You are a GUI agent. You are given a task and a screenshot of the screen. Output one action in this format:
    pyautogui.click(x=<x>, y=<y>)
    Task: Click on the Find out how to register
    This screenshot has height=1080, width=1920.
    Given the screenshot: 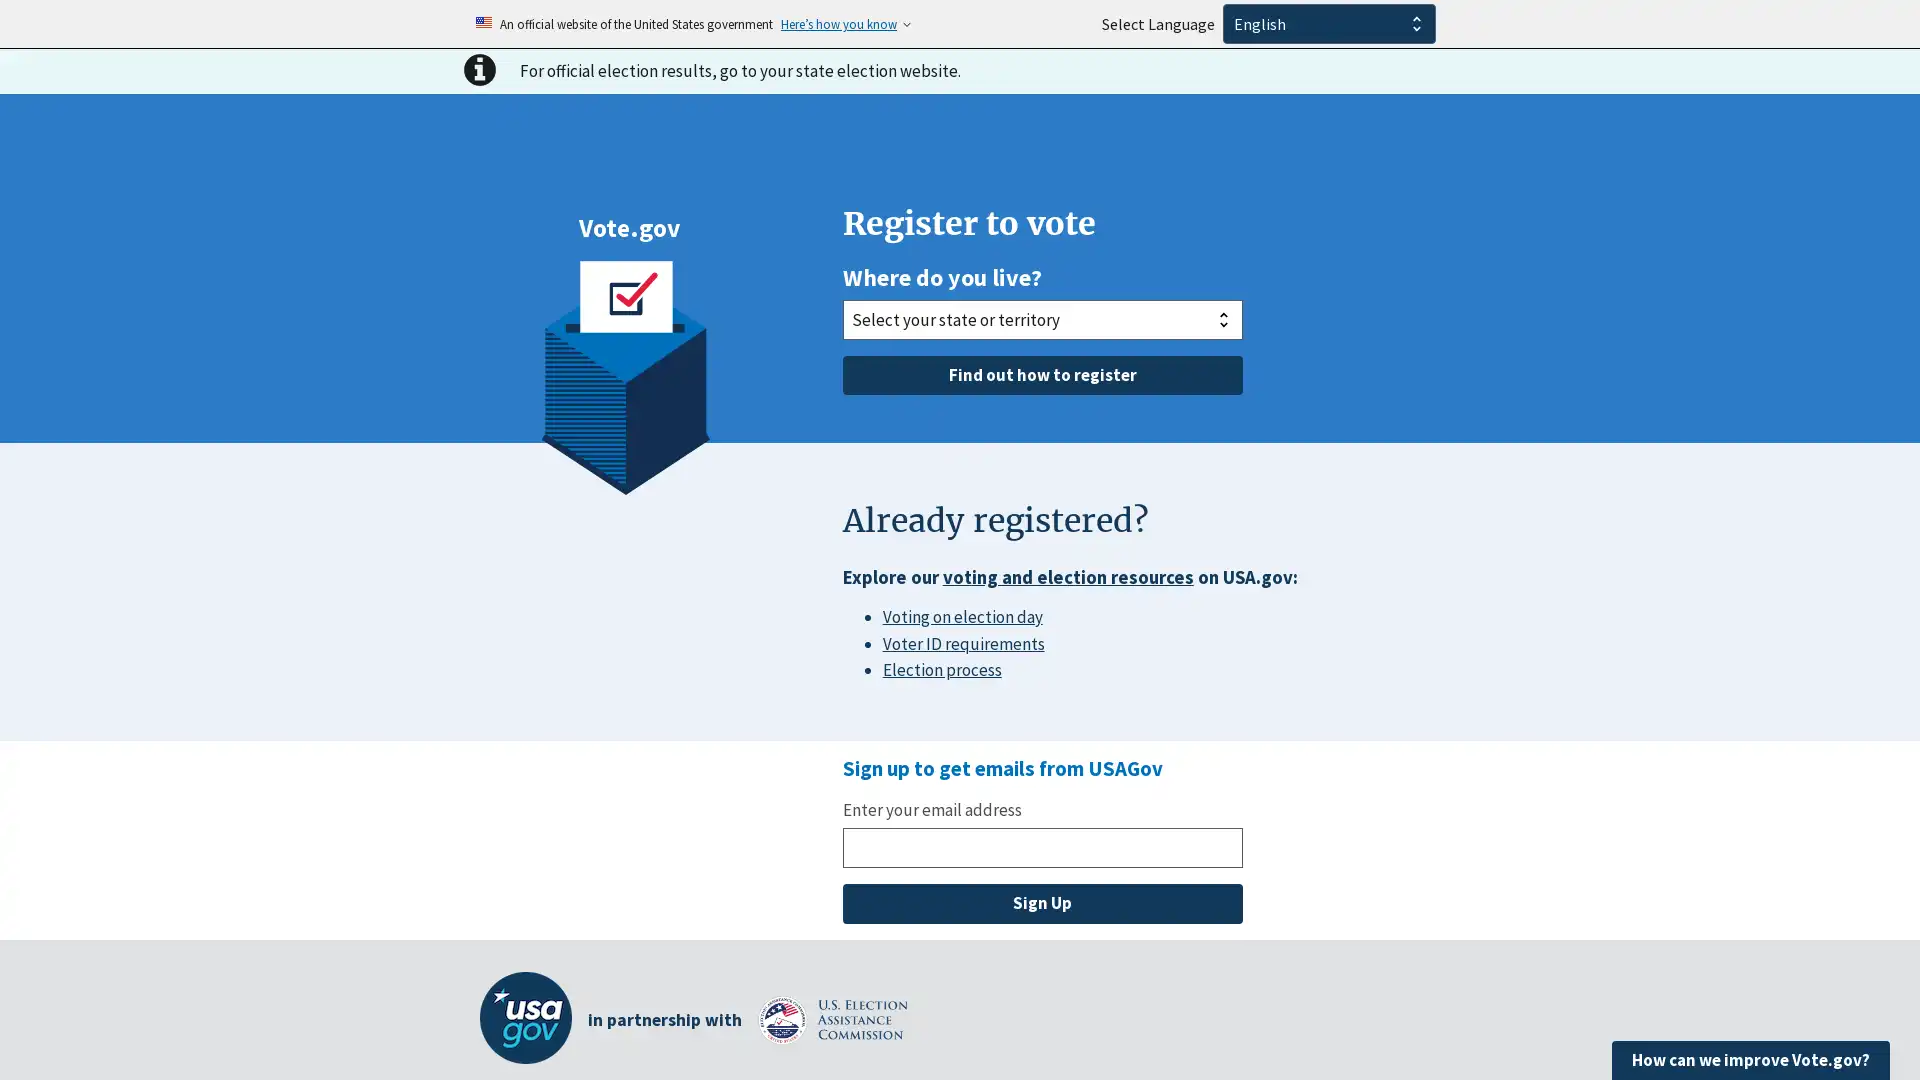 What is the action you would take?
    pyautogui.click(x=1040, y=374)
    